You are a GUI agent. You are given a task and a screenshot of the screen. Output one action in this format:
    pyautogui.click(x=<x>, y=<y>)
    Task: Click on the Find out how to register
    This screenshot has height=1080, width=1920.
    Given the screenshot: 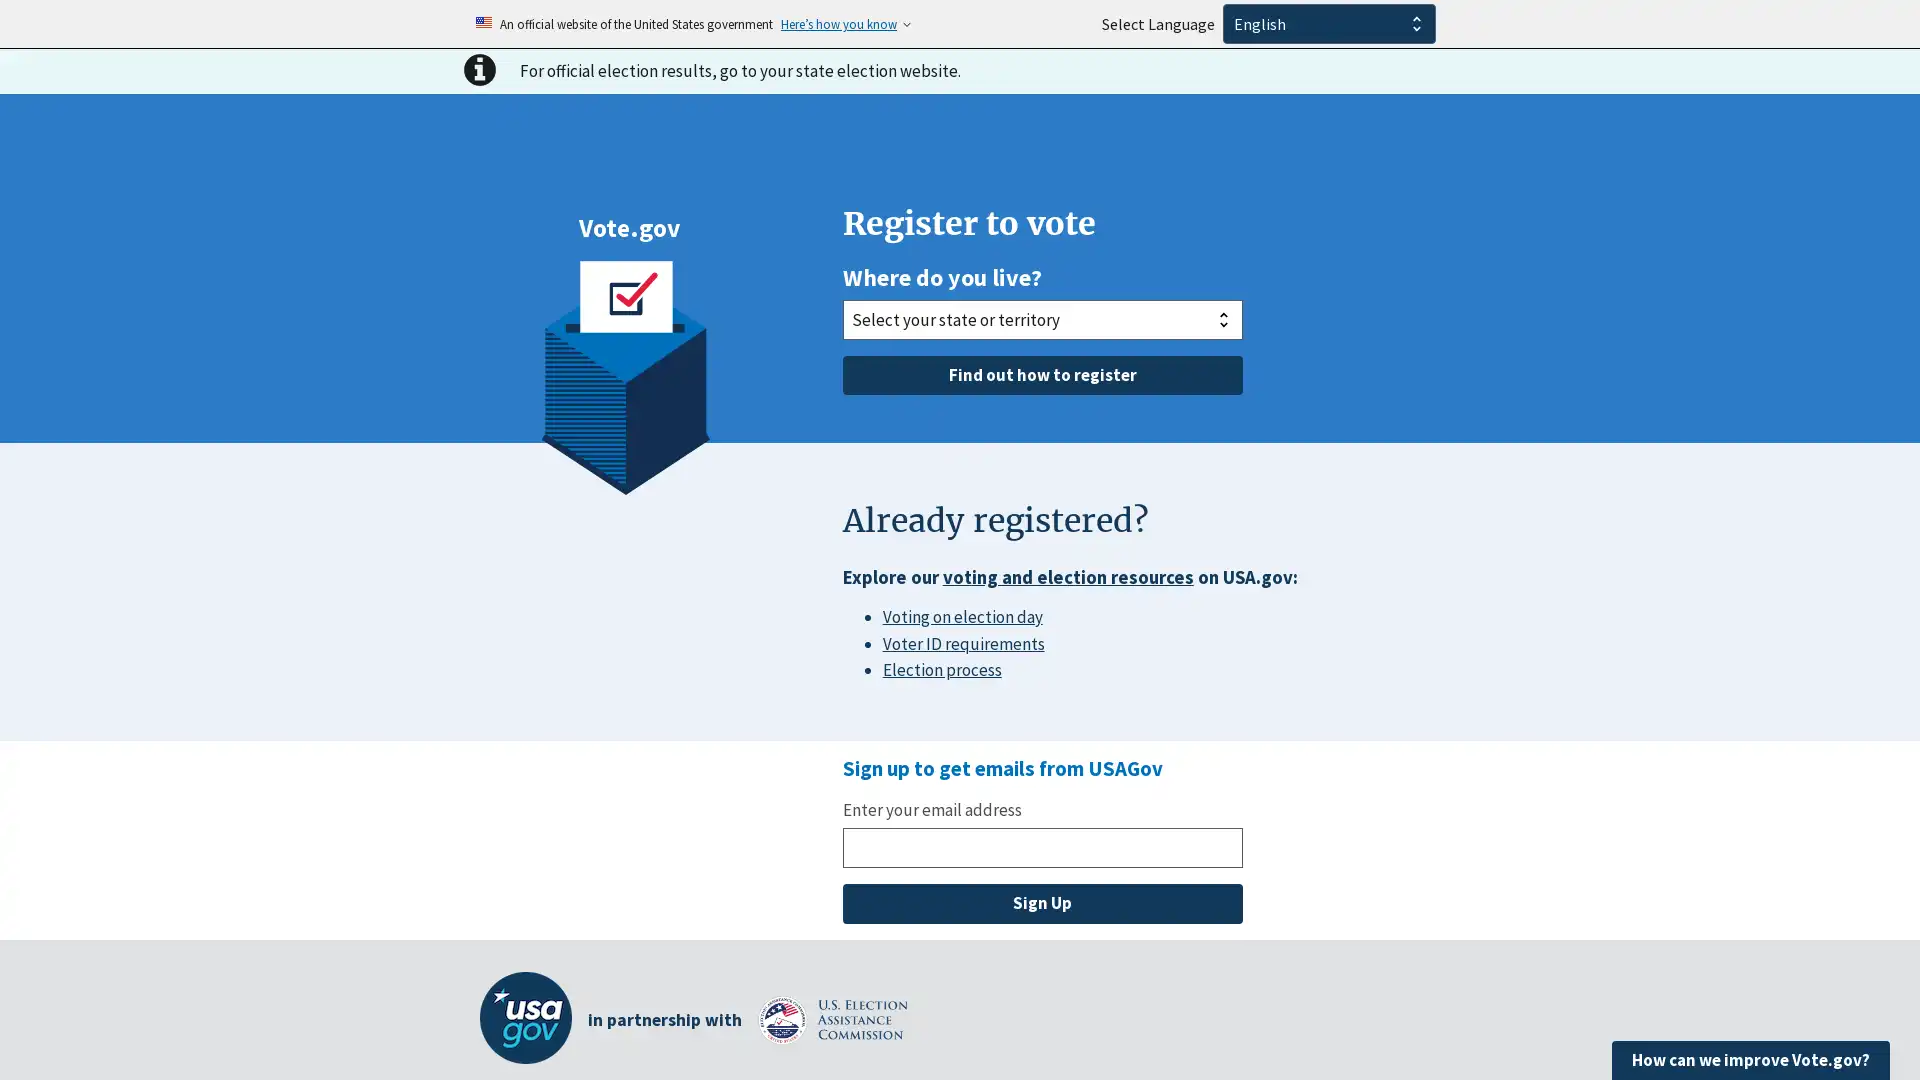 What is the action you would take?
    pyautogui.click(x=1040, y=374)
    